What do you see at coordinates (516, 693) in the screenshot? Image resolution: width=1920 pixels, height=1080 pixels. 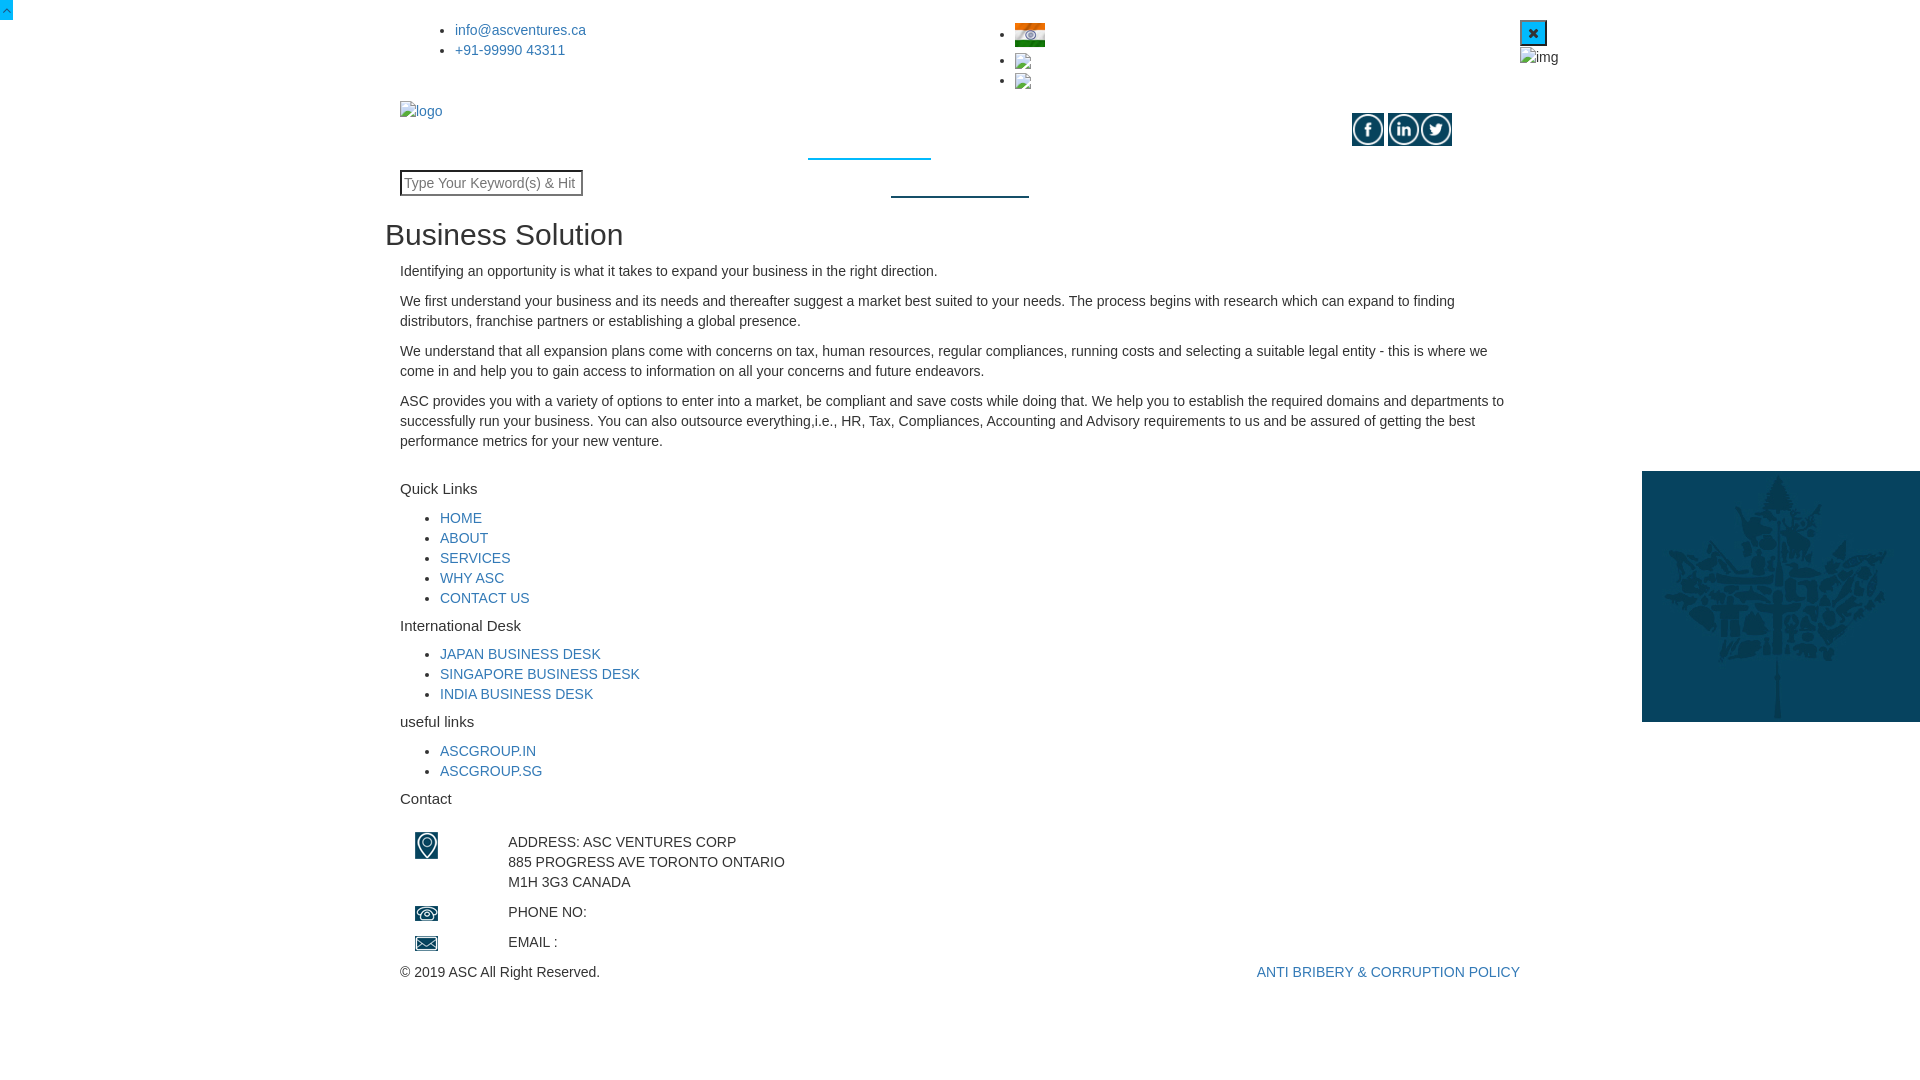 I see `'INDIA BUSINESS DESK'` at bounding box center [516, 693].